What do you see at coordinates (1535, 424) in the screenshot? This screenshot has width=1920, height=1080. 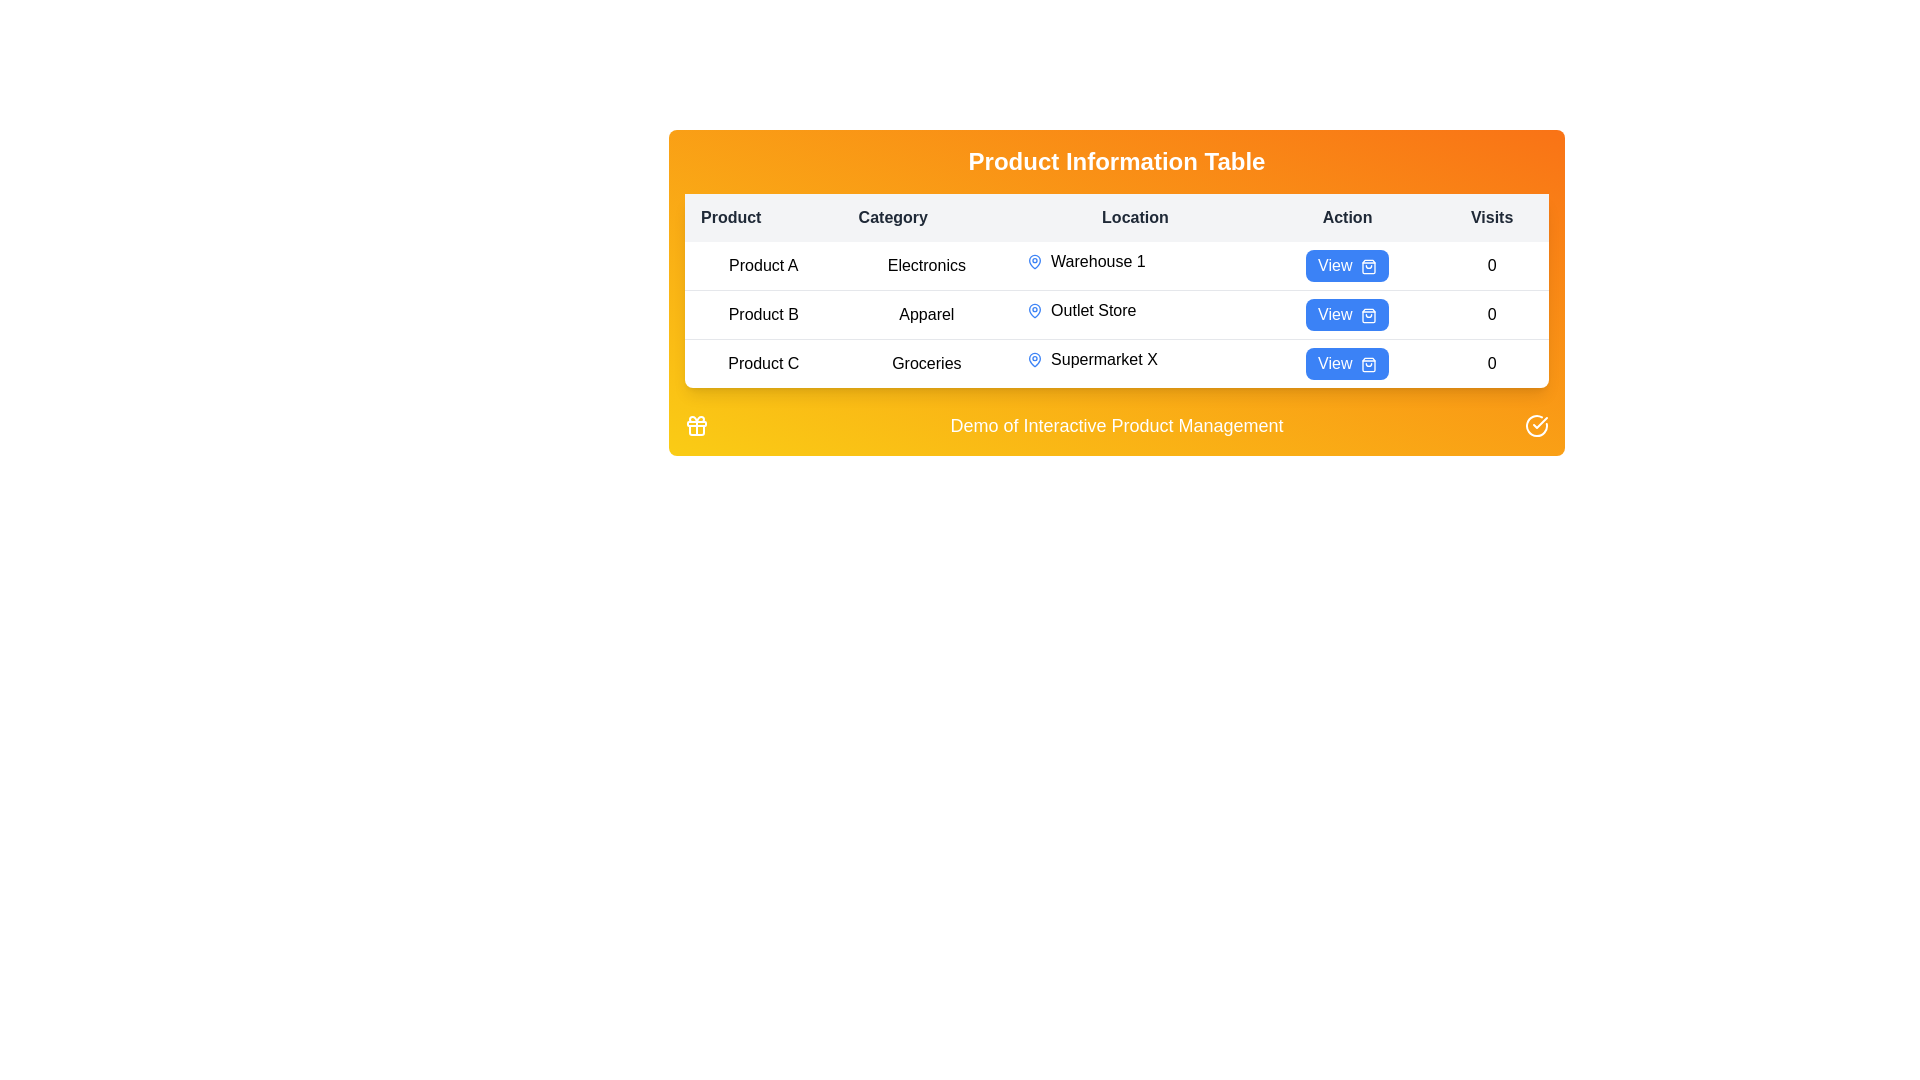 I see `the success or completion indicator SVG icon located at the far-right side of the line containing the text 'Demo of Interactive Product Management'` at bounding box center [1535, 424].